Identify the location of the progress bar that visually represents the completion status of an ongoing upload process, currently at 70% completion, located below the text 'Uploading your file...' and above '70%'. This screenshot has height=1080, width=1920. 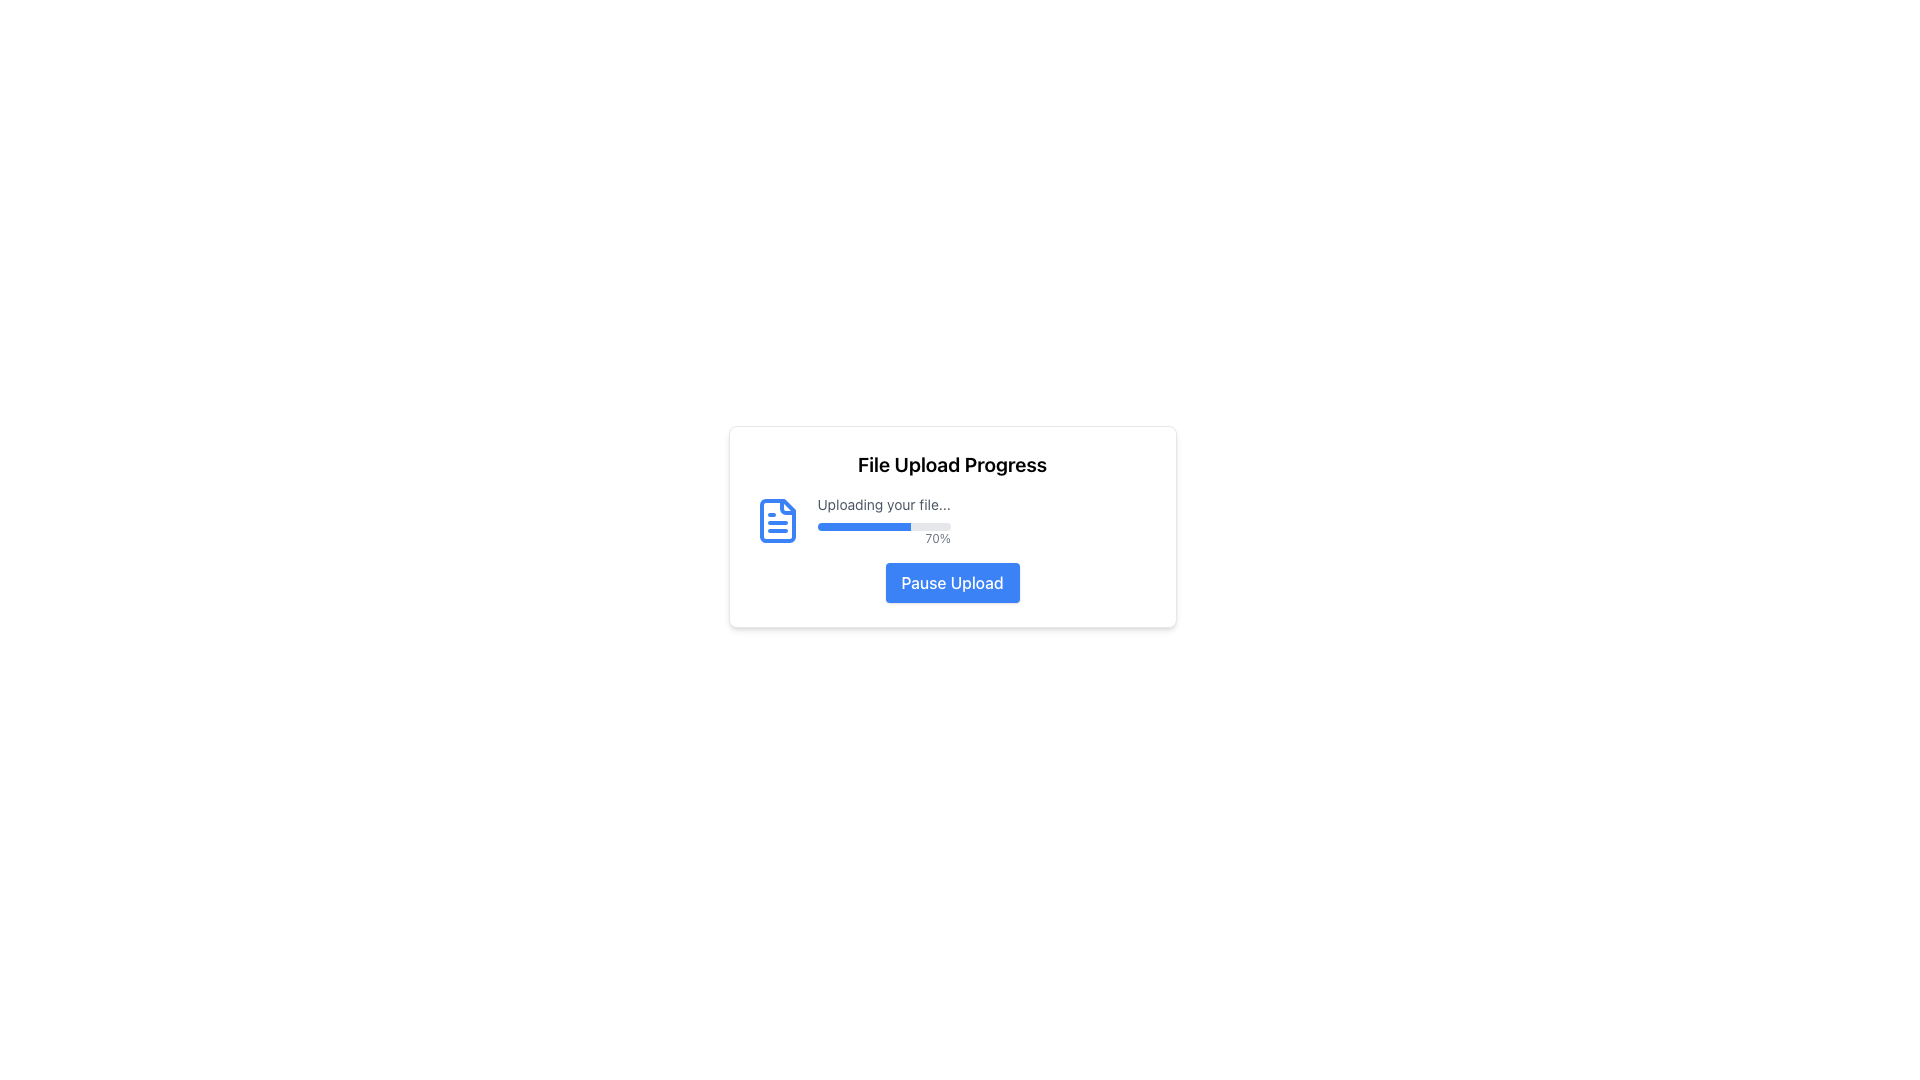
(883, 526).